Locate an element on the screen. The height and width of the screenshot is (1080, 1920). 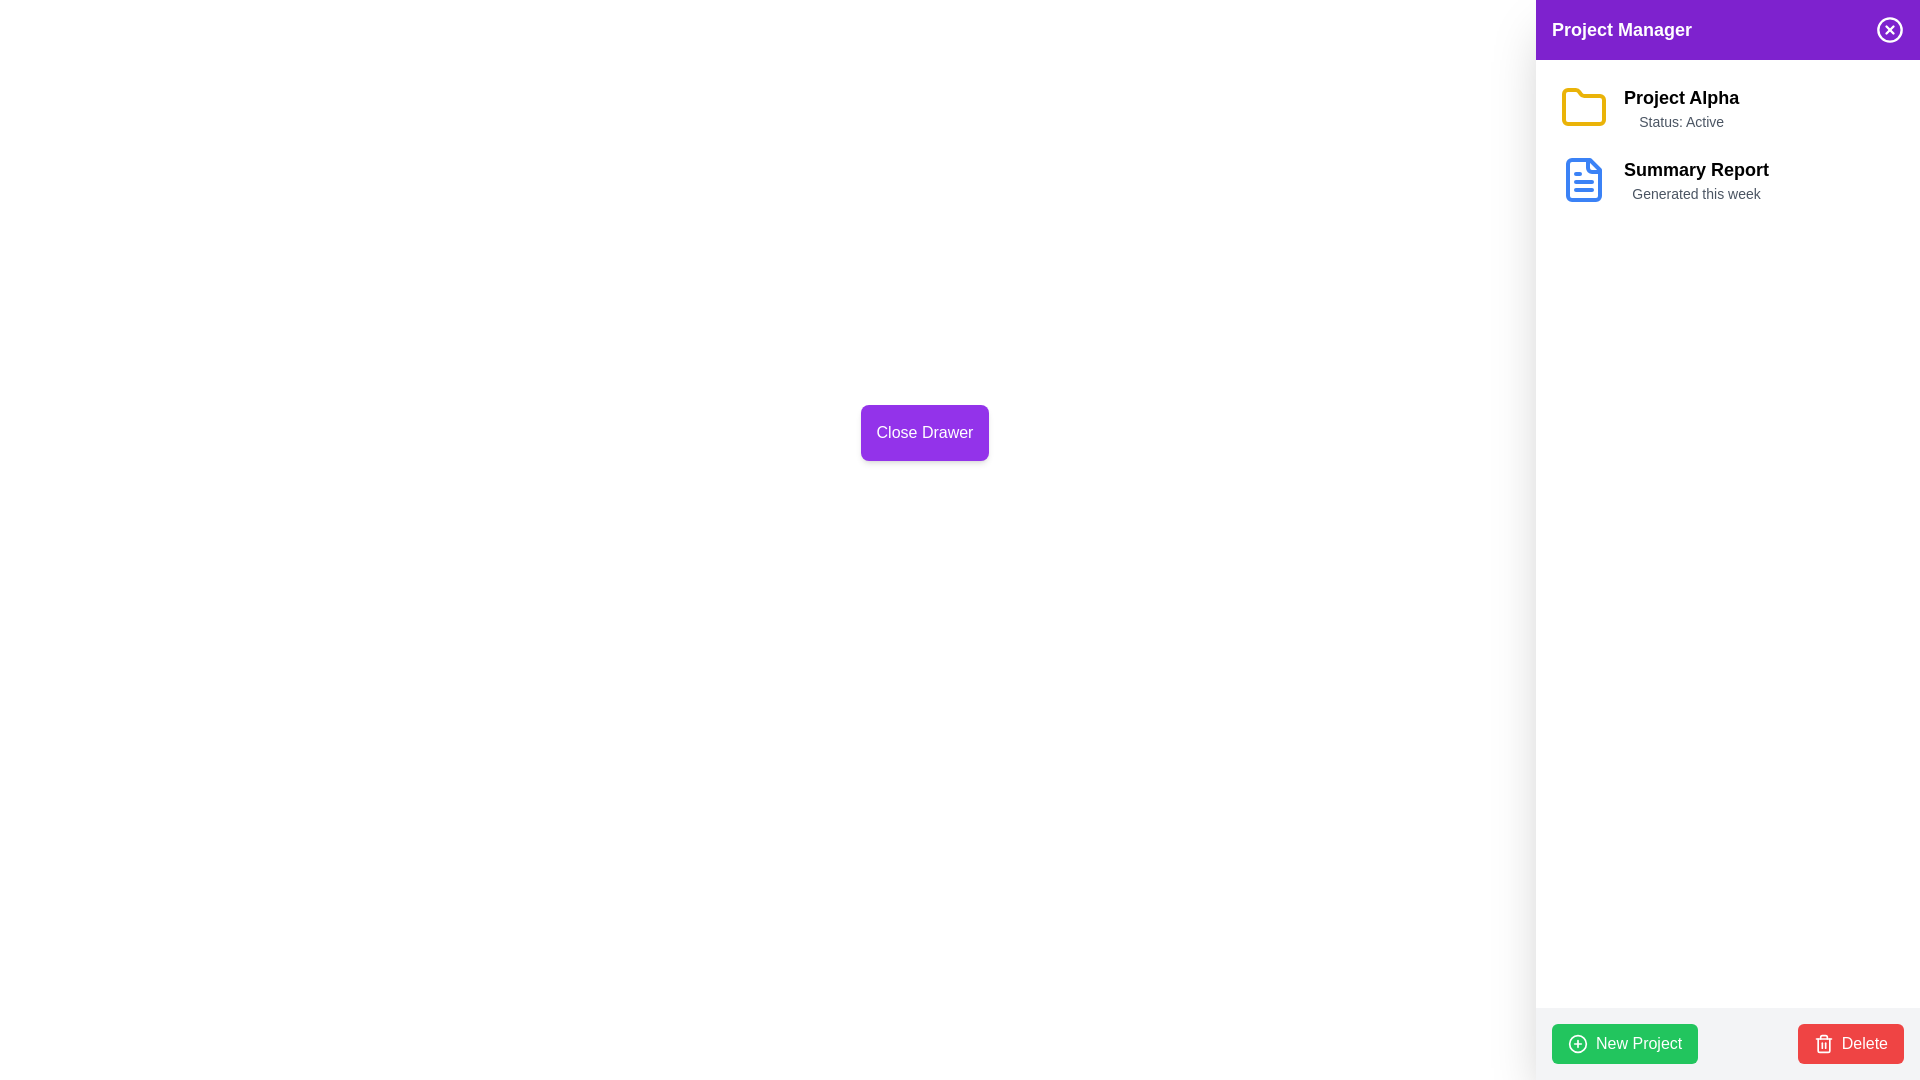
the 'New Project' button, a green button with rounded edges and a white text label is located at coordinates (1625, 1043).